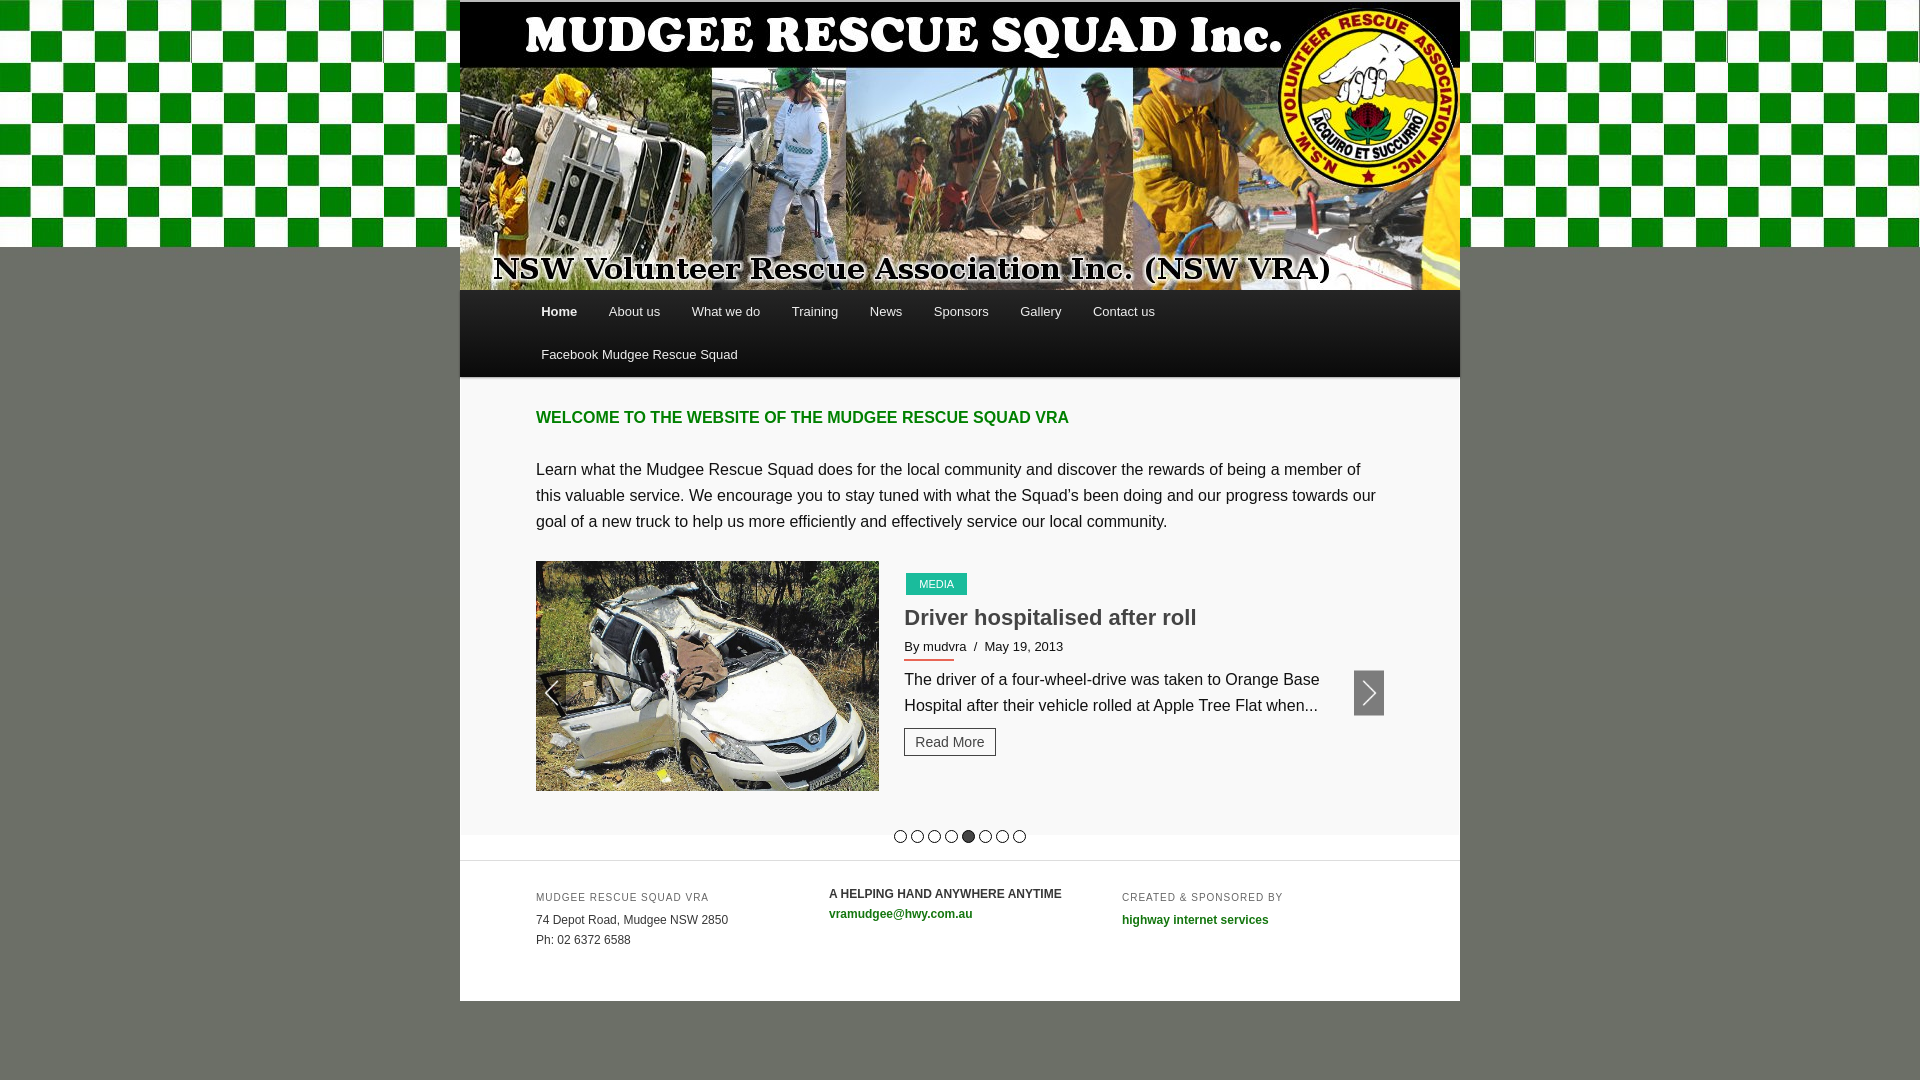 This screenshot has height=1080, width=1920. I want to click on 'Read More', so click(948, 766).